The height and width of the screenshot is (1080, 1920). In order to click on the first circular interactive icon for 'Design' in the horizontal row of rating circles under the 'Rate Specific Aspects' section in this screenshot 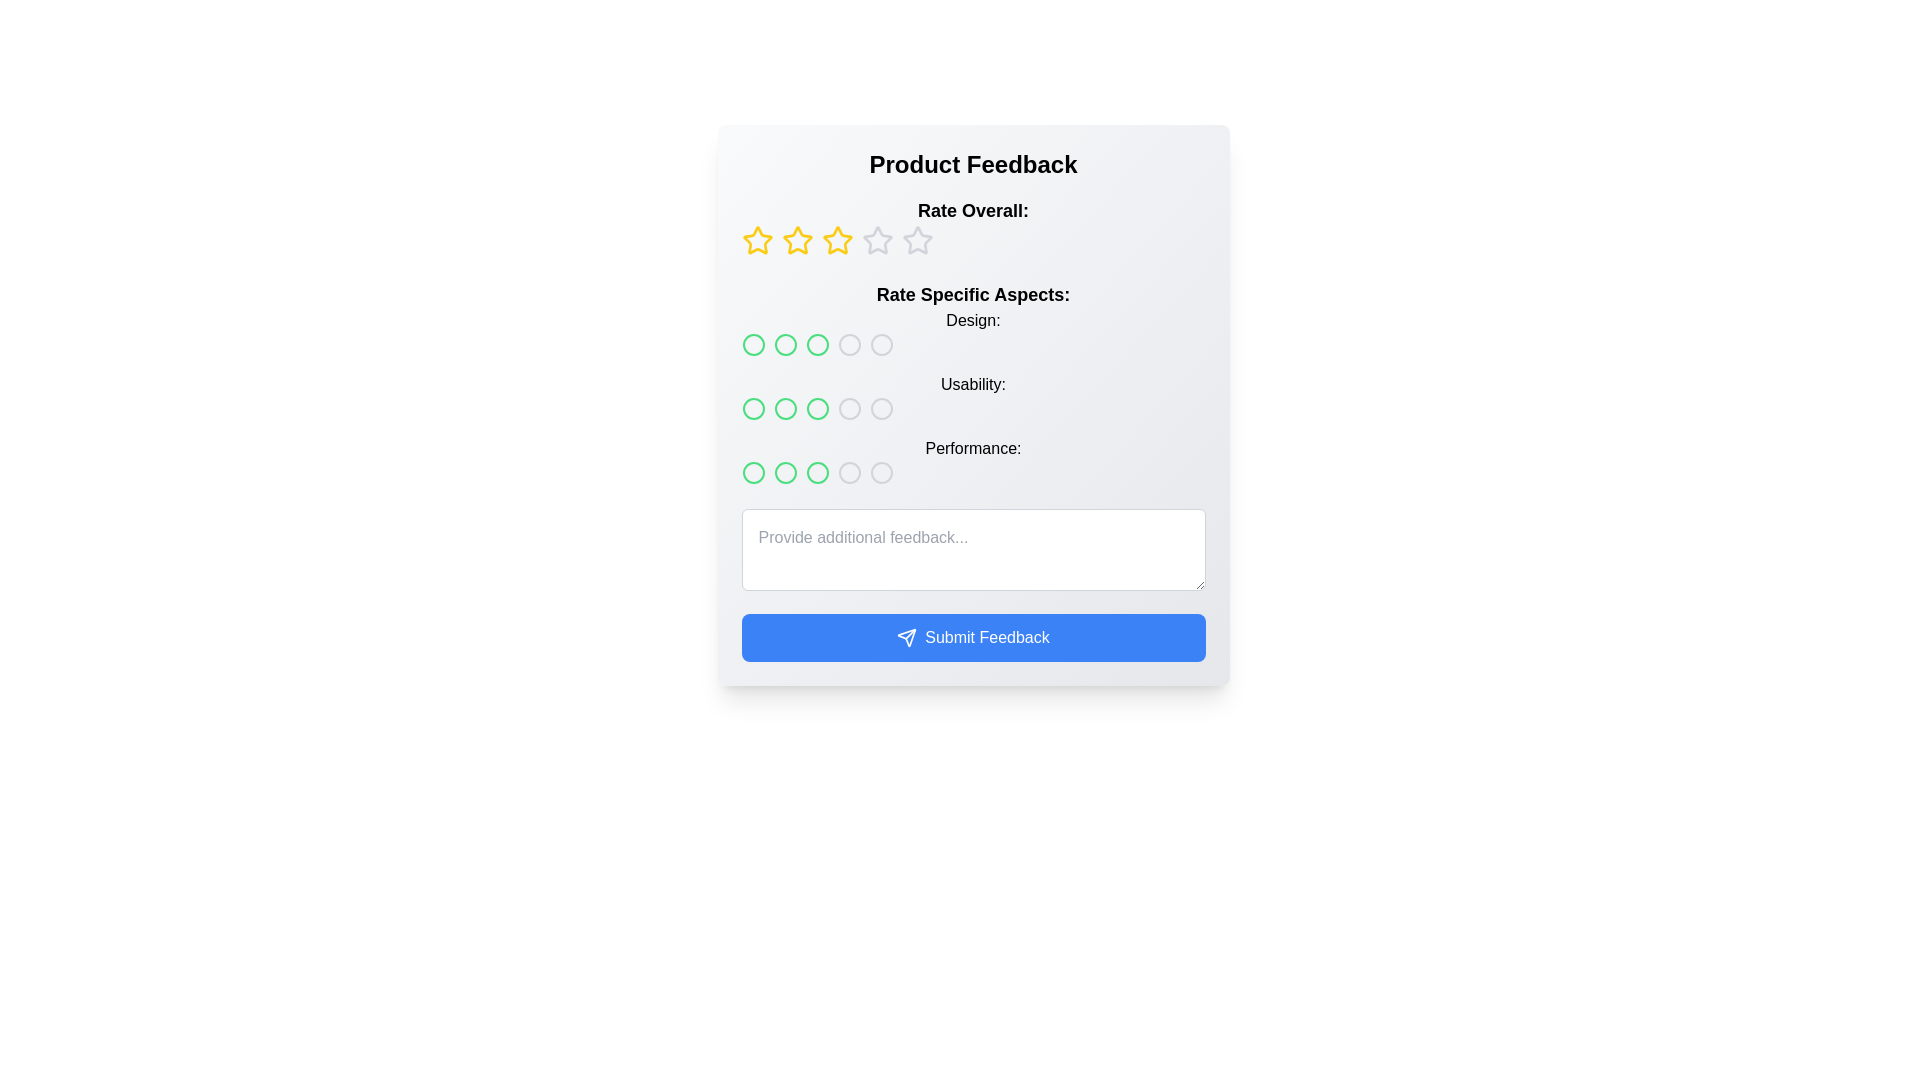, I will do `click(752, 343)`.